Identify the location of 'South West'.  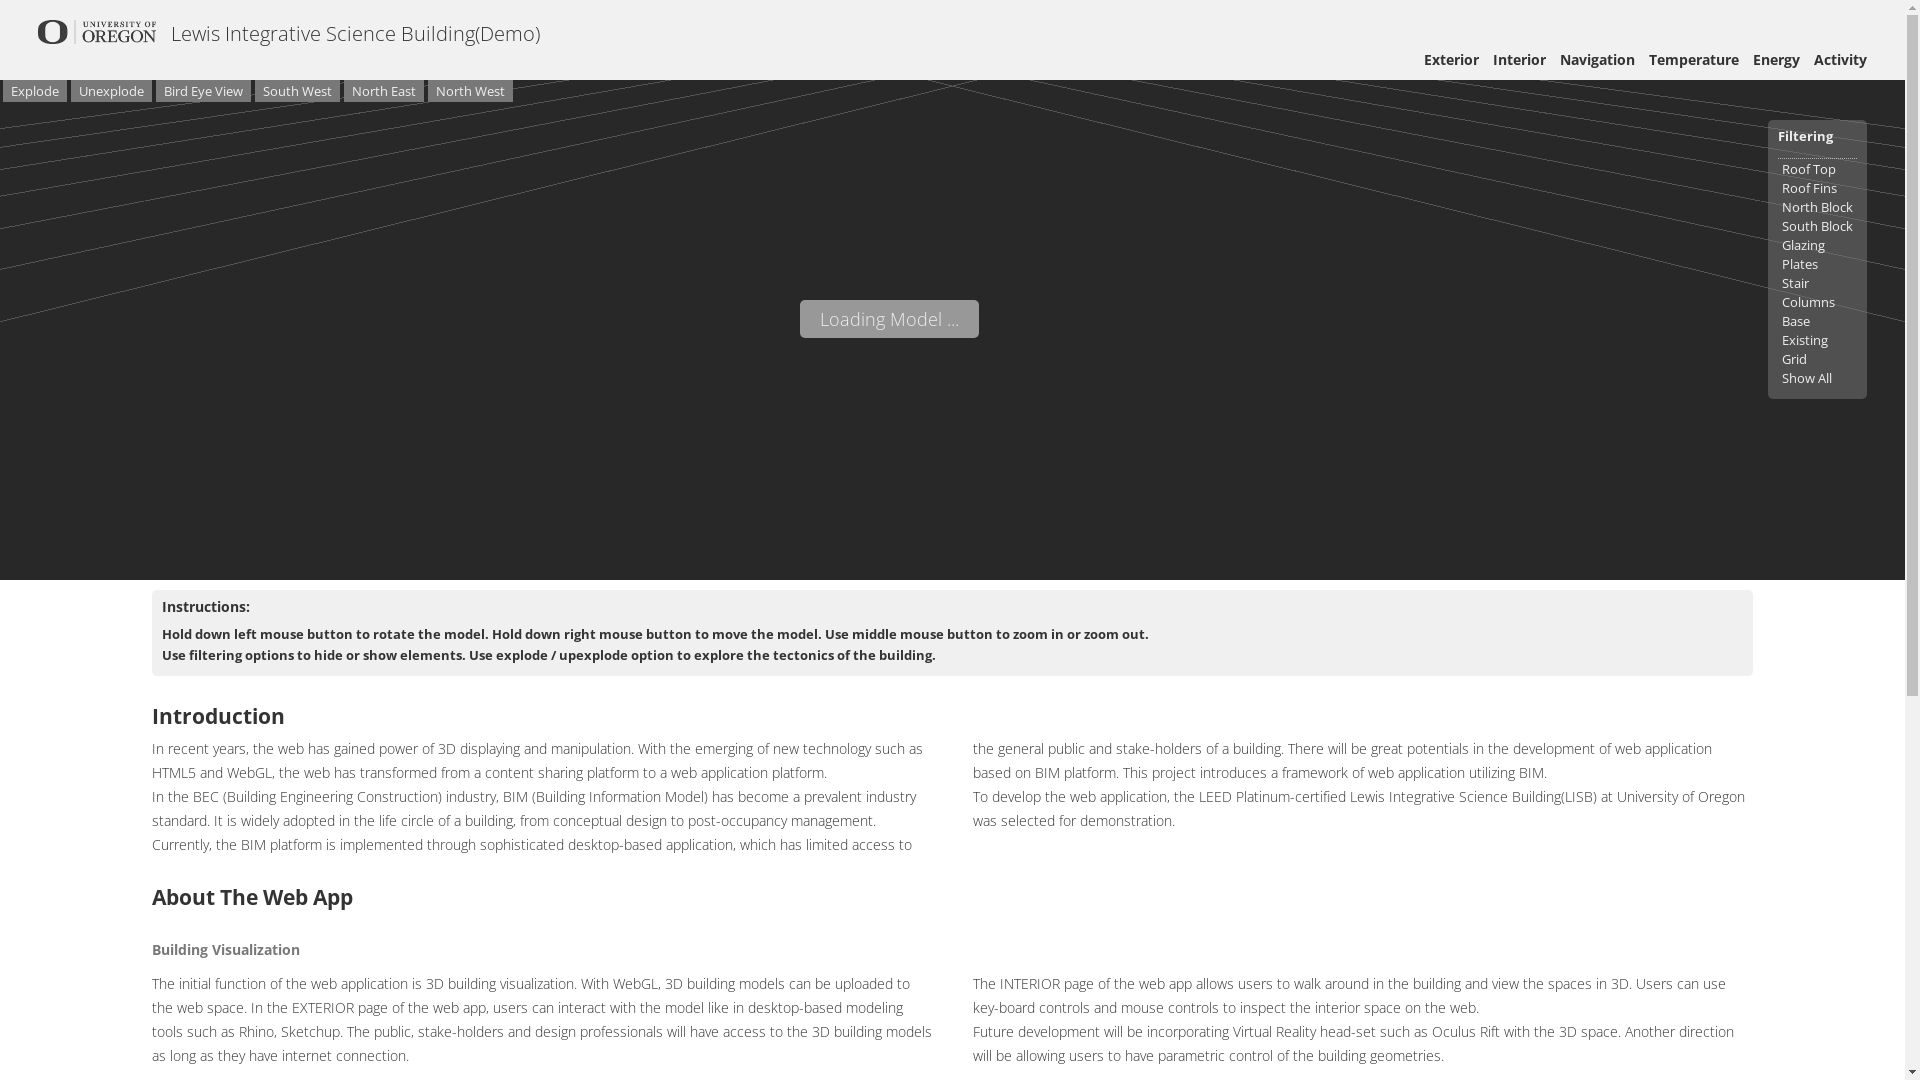
(296, 91).